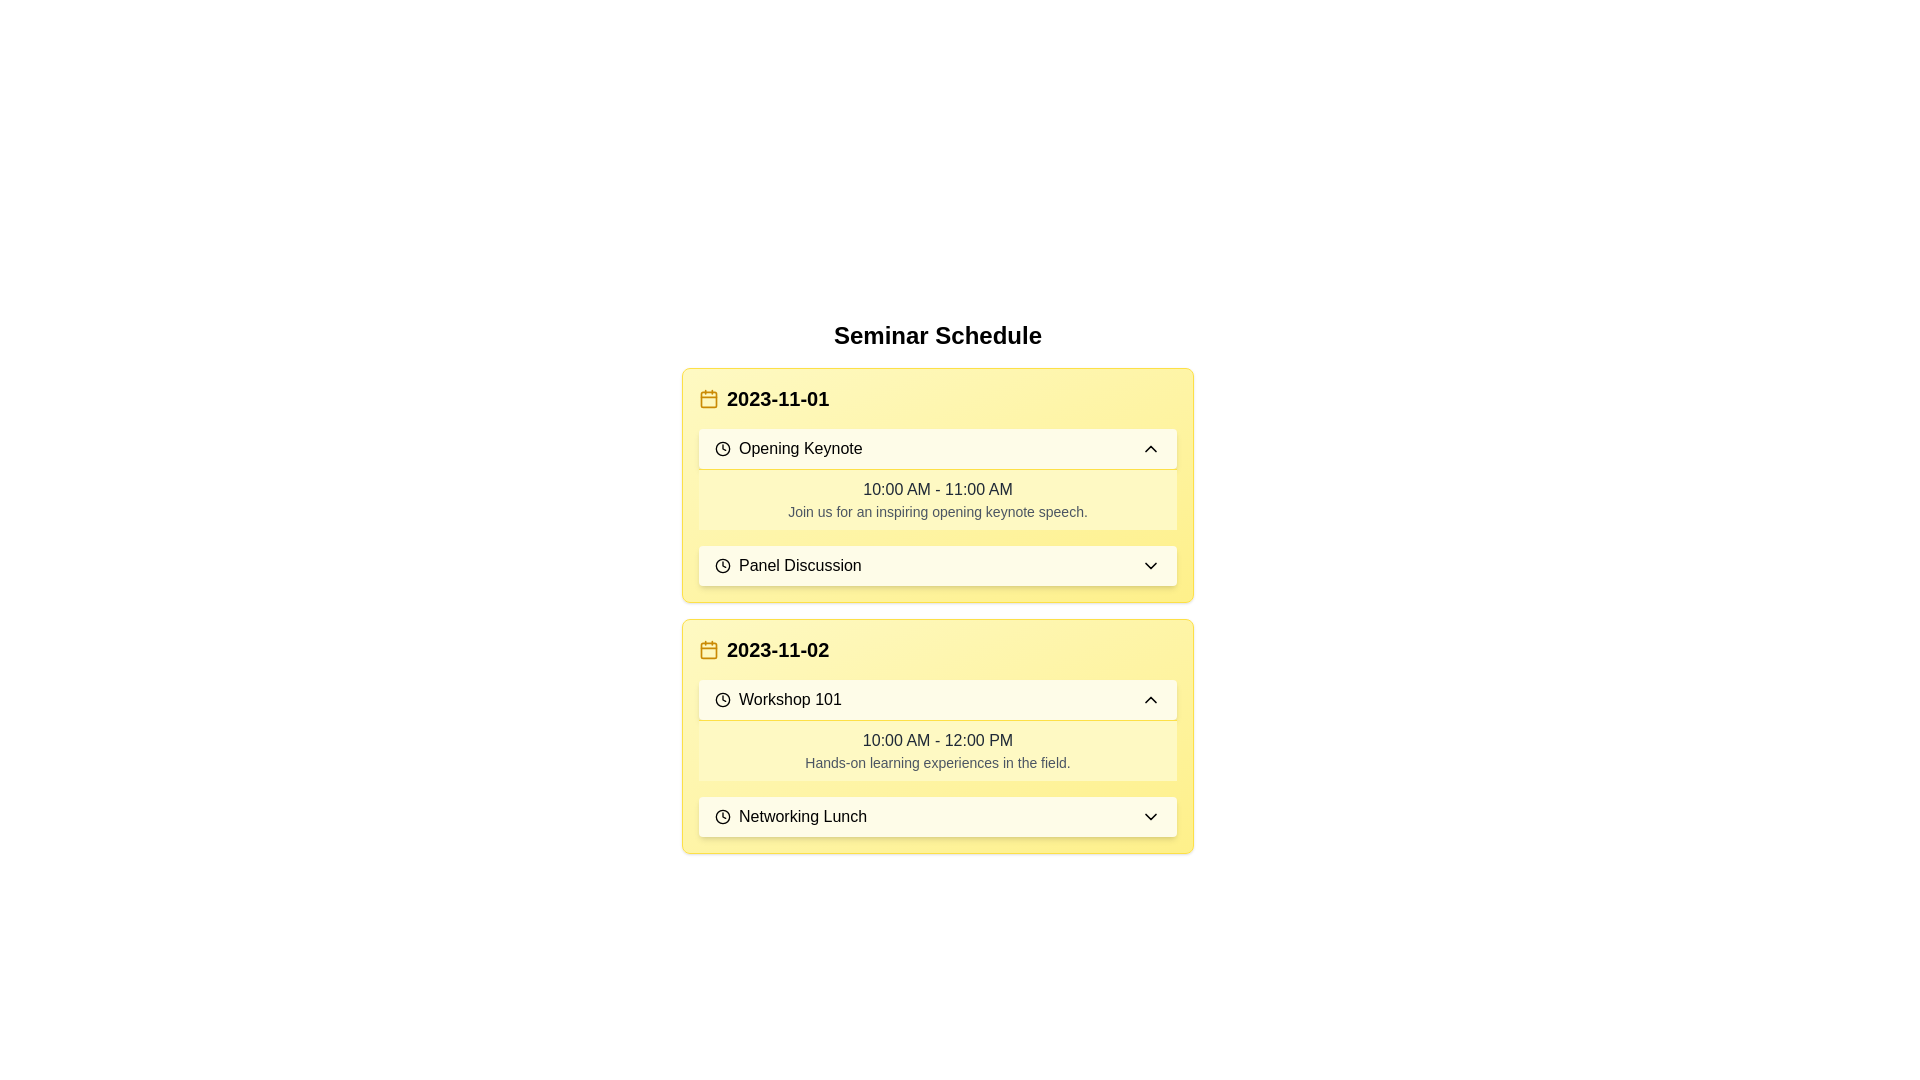 The height and width of the screenshot is (1080, 1920). I want to click on the upward-pointing chevron icon on the right end of the 'Opening Keynote' bar, so click(1151, 447).